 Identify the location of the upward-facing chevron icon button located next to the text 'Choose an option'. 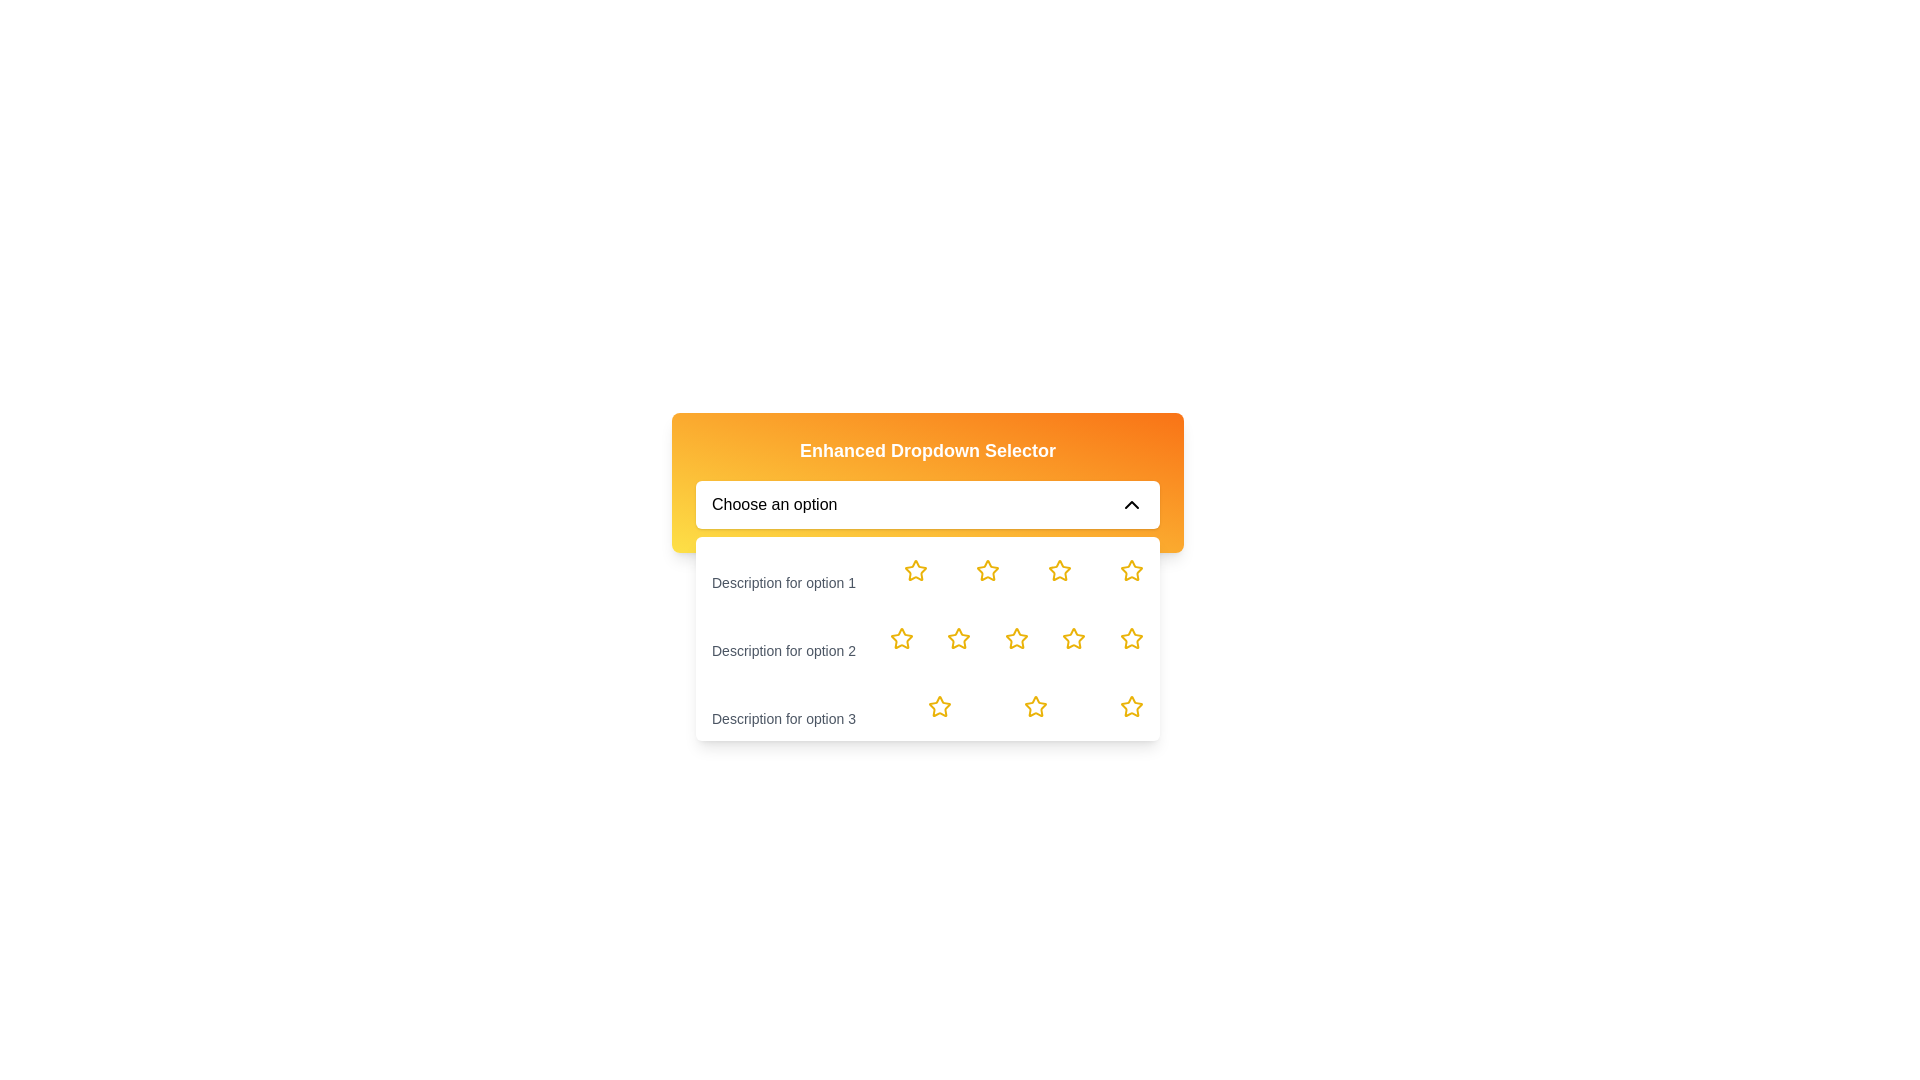
(1132, 504).